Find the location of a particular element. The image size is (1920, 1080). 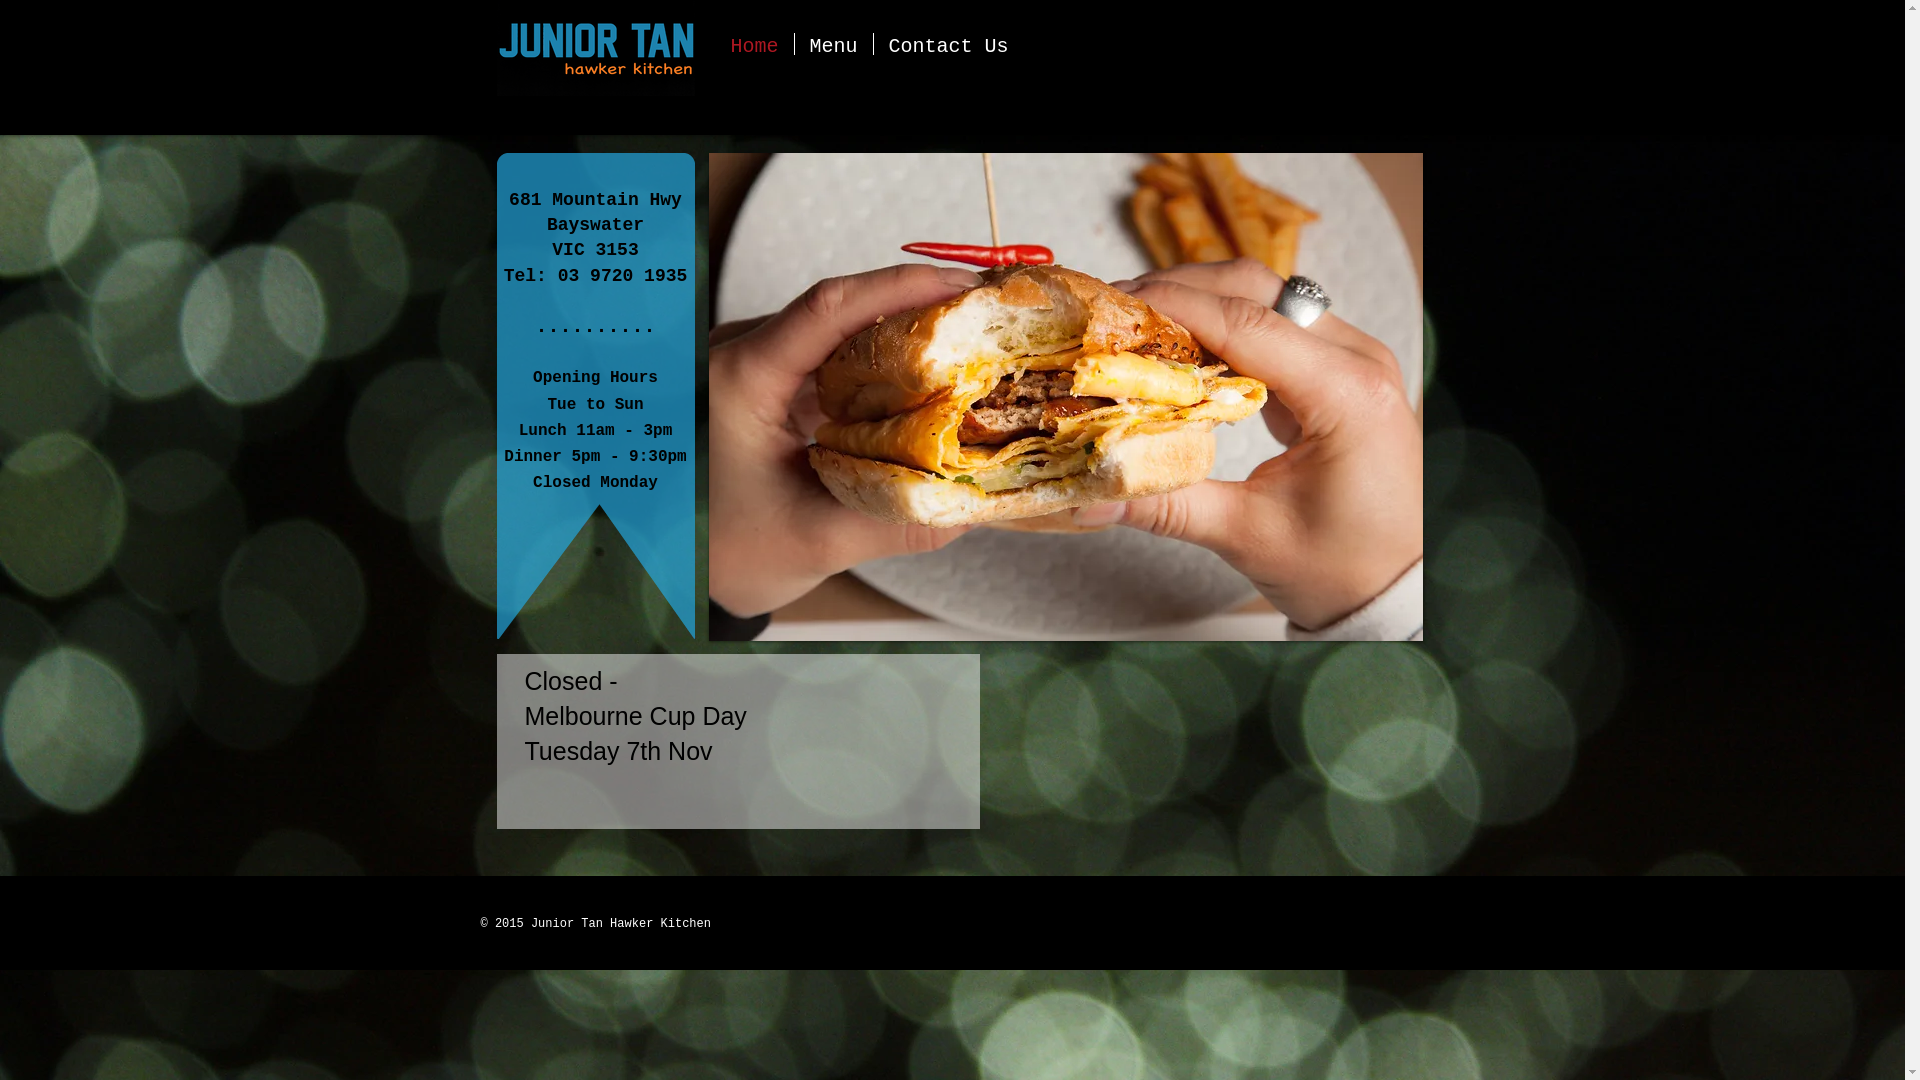

'Contact Us' is located at coordinates (873, 43).